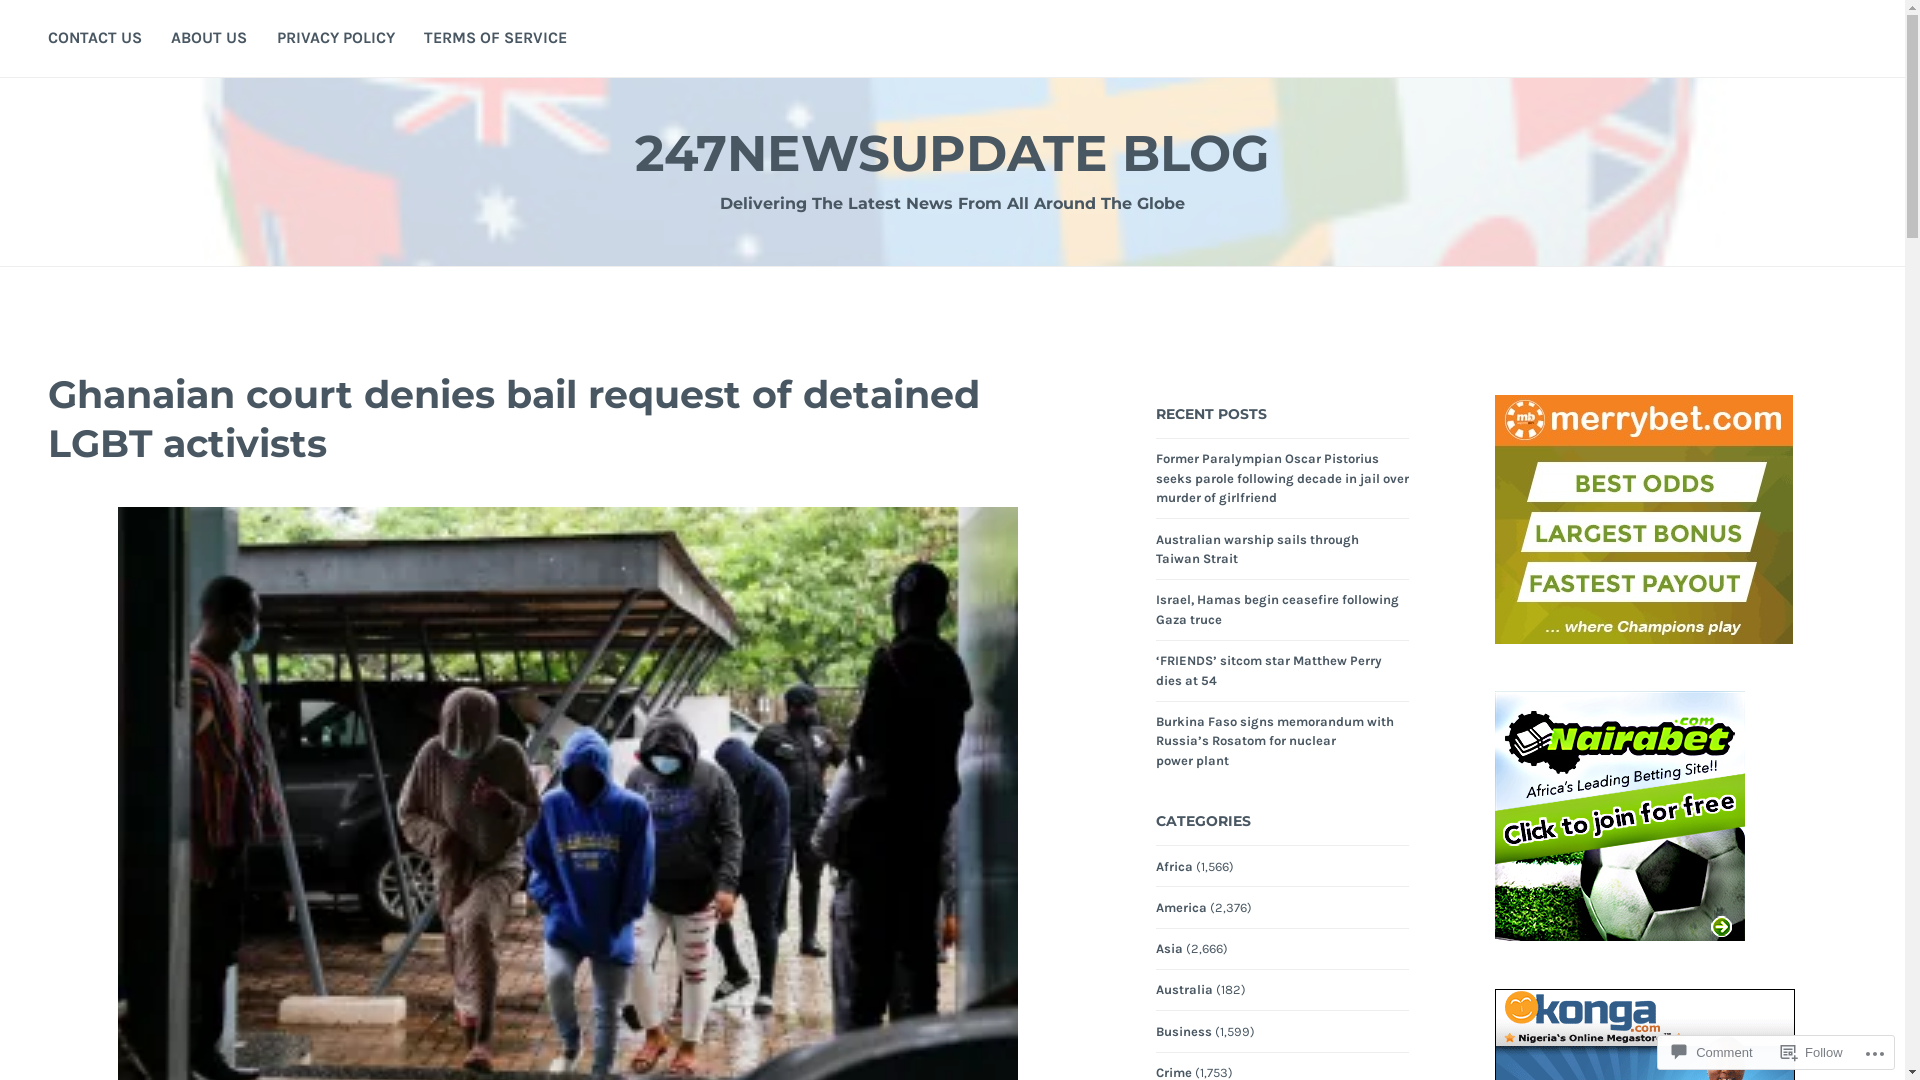 This screenshot has width=1920, height=1080. I want to click on 'ABOUT US', so click(171, 38).